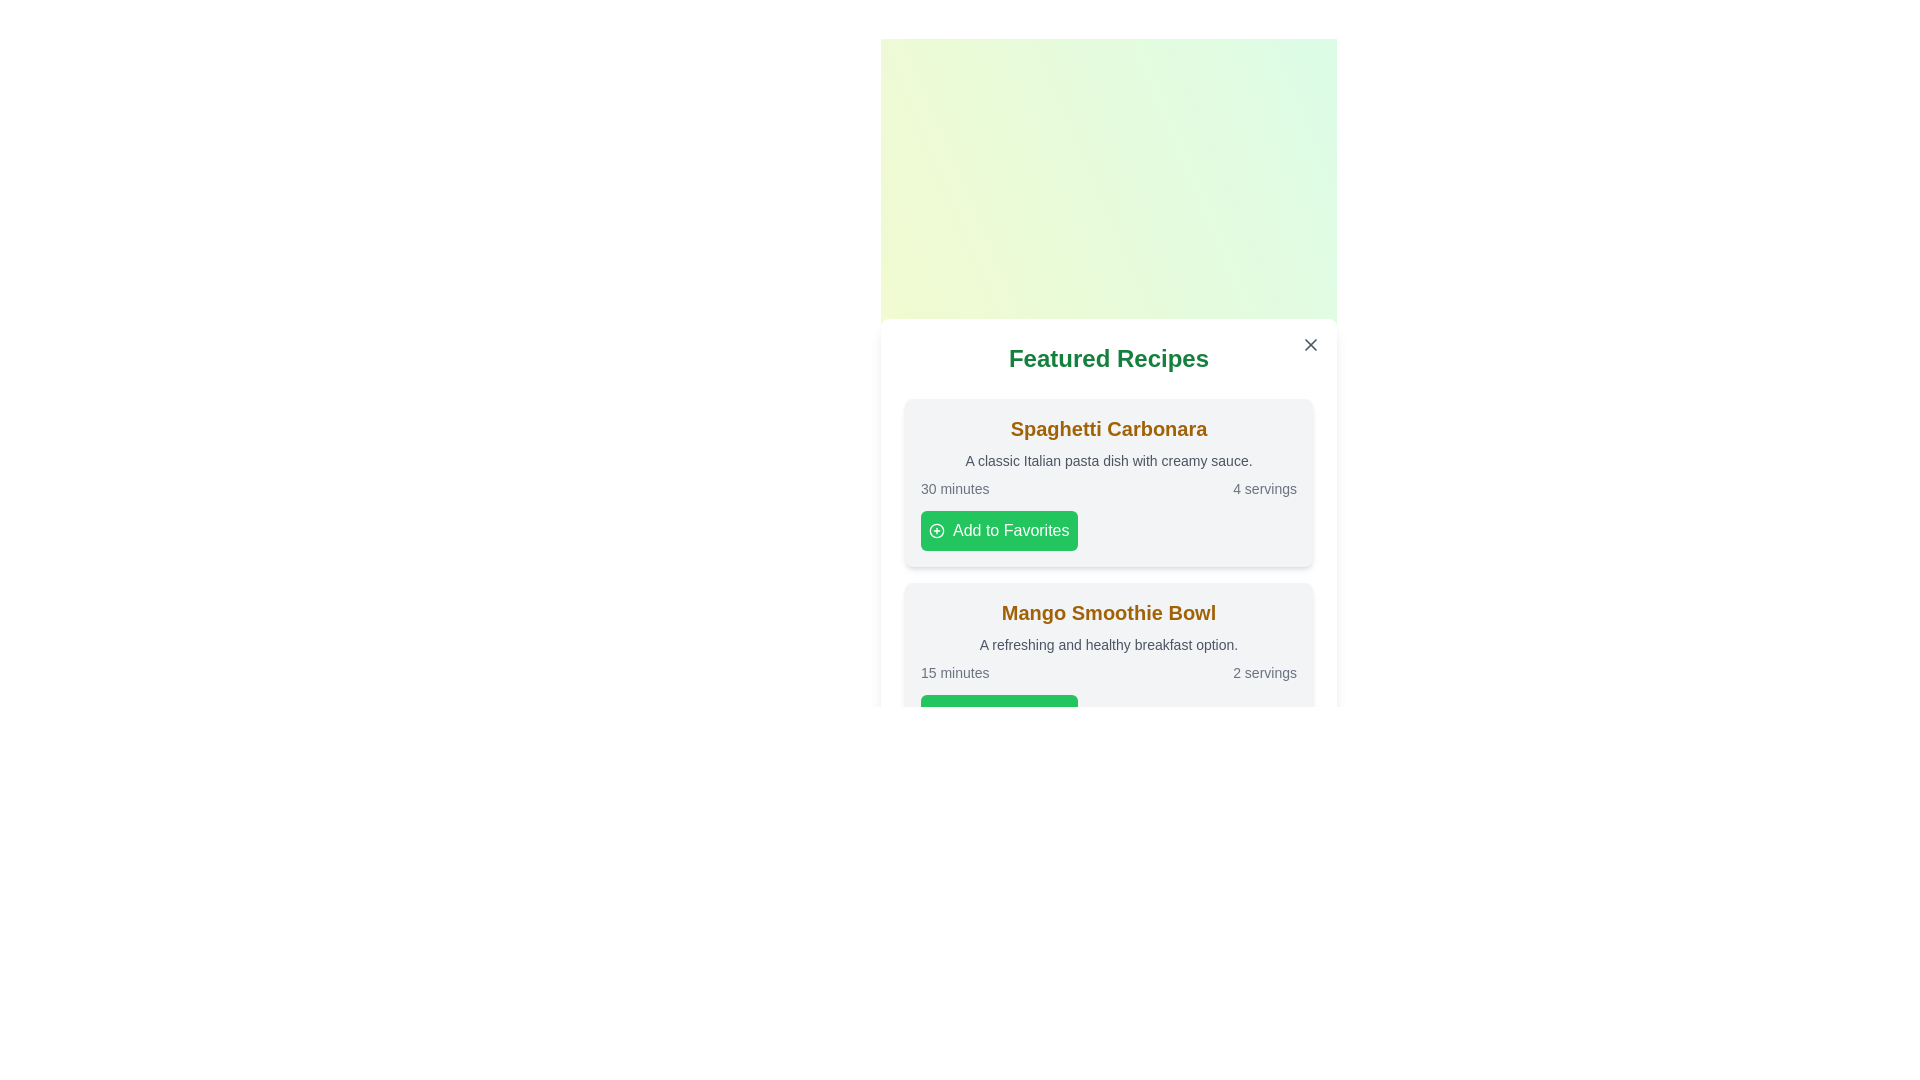 Image resolution: width=1920 pixels, height=1080 pixels. What do you see at coordinates (999, 530) in the screenshot?
I see `the 'Add to Favorites' button located at the bottom of the 'Spaghetti Carbonara' recipe card to observe the visual change` at bounding box center [999, 530].